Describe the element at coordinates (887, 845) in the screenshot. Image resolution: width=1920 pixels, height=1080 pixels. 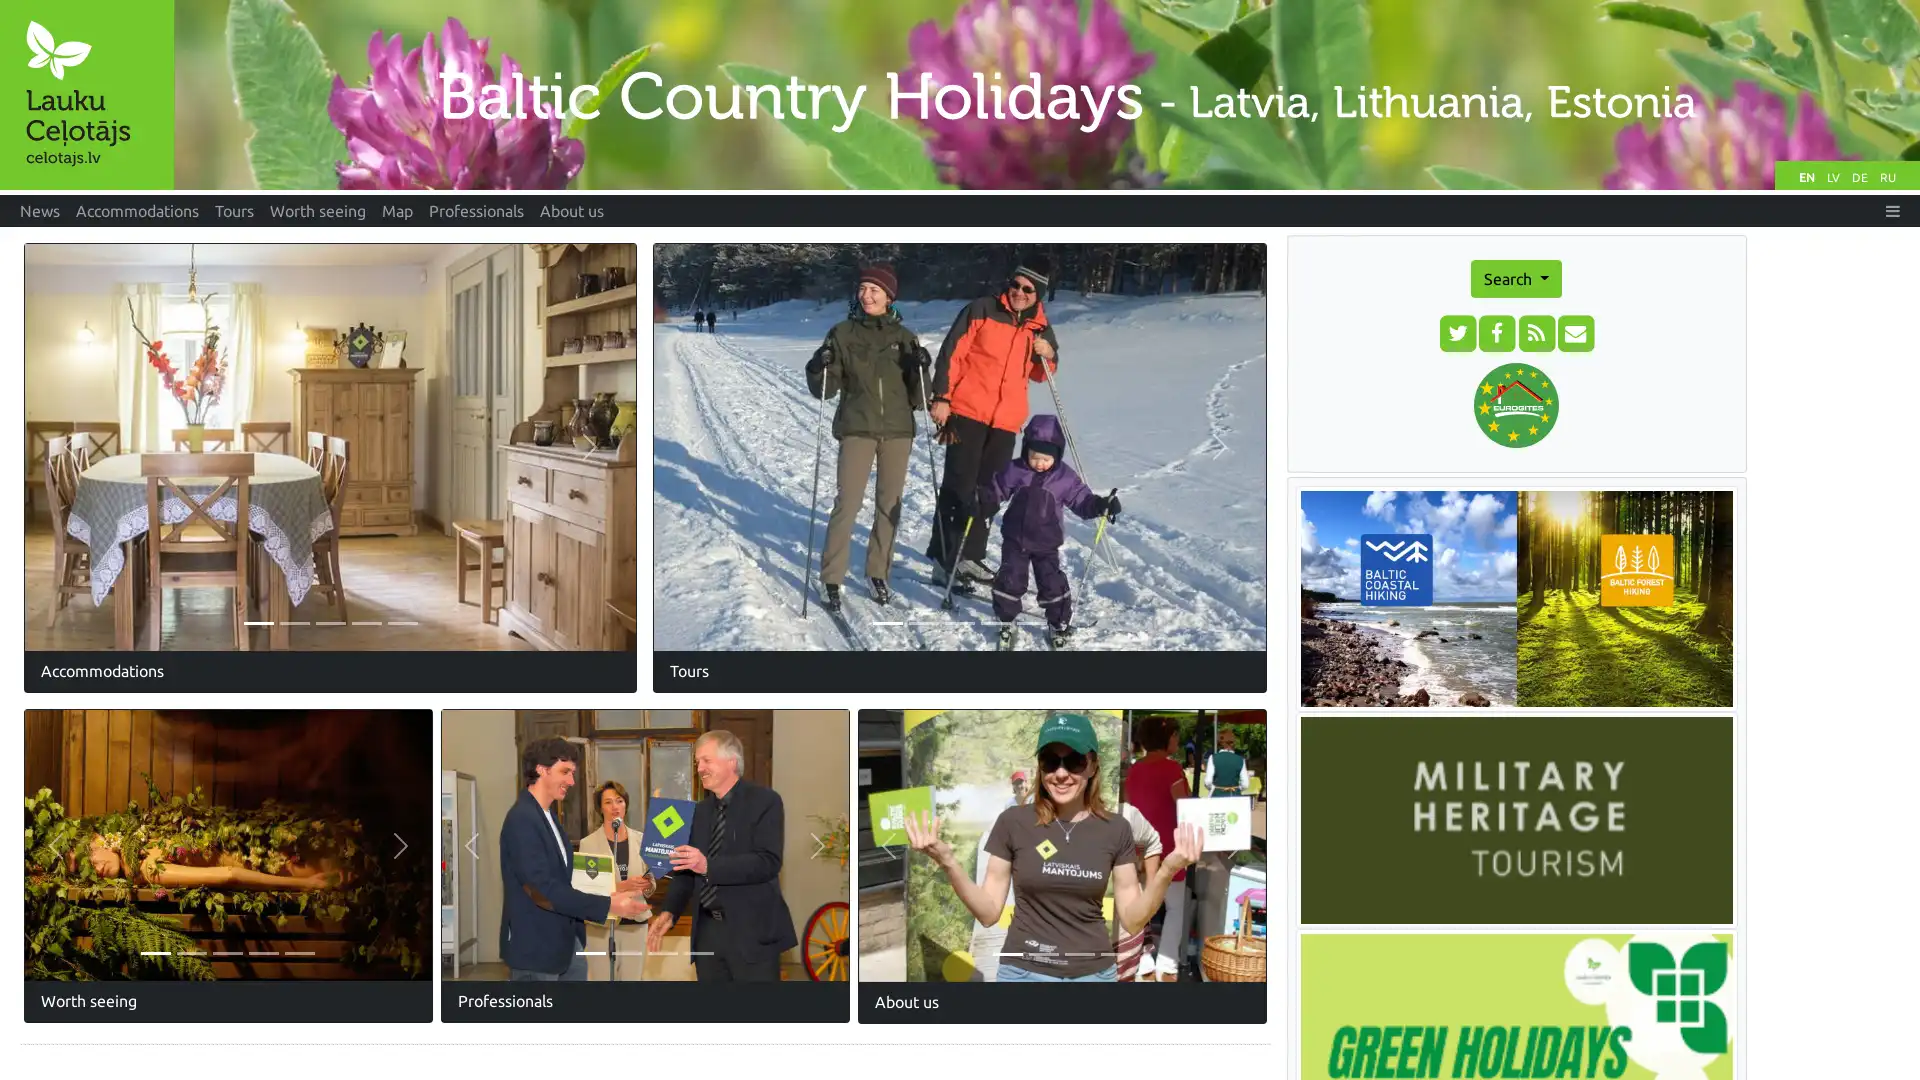
I see `Previous` at that location.